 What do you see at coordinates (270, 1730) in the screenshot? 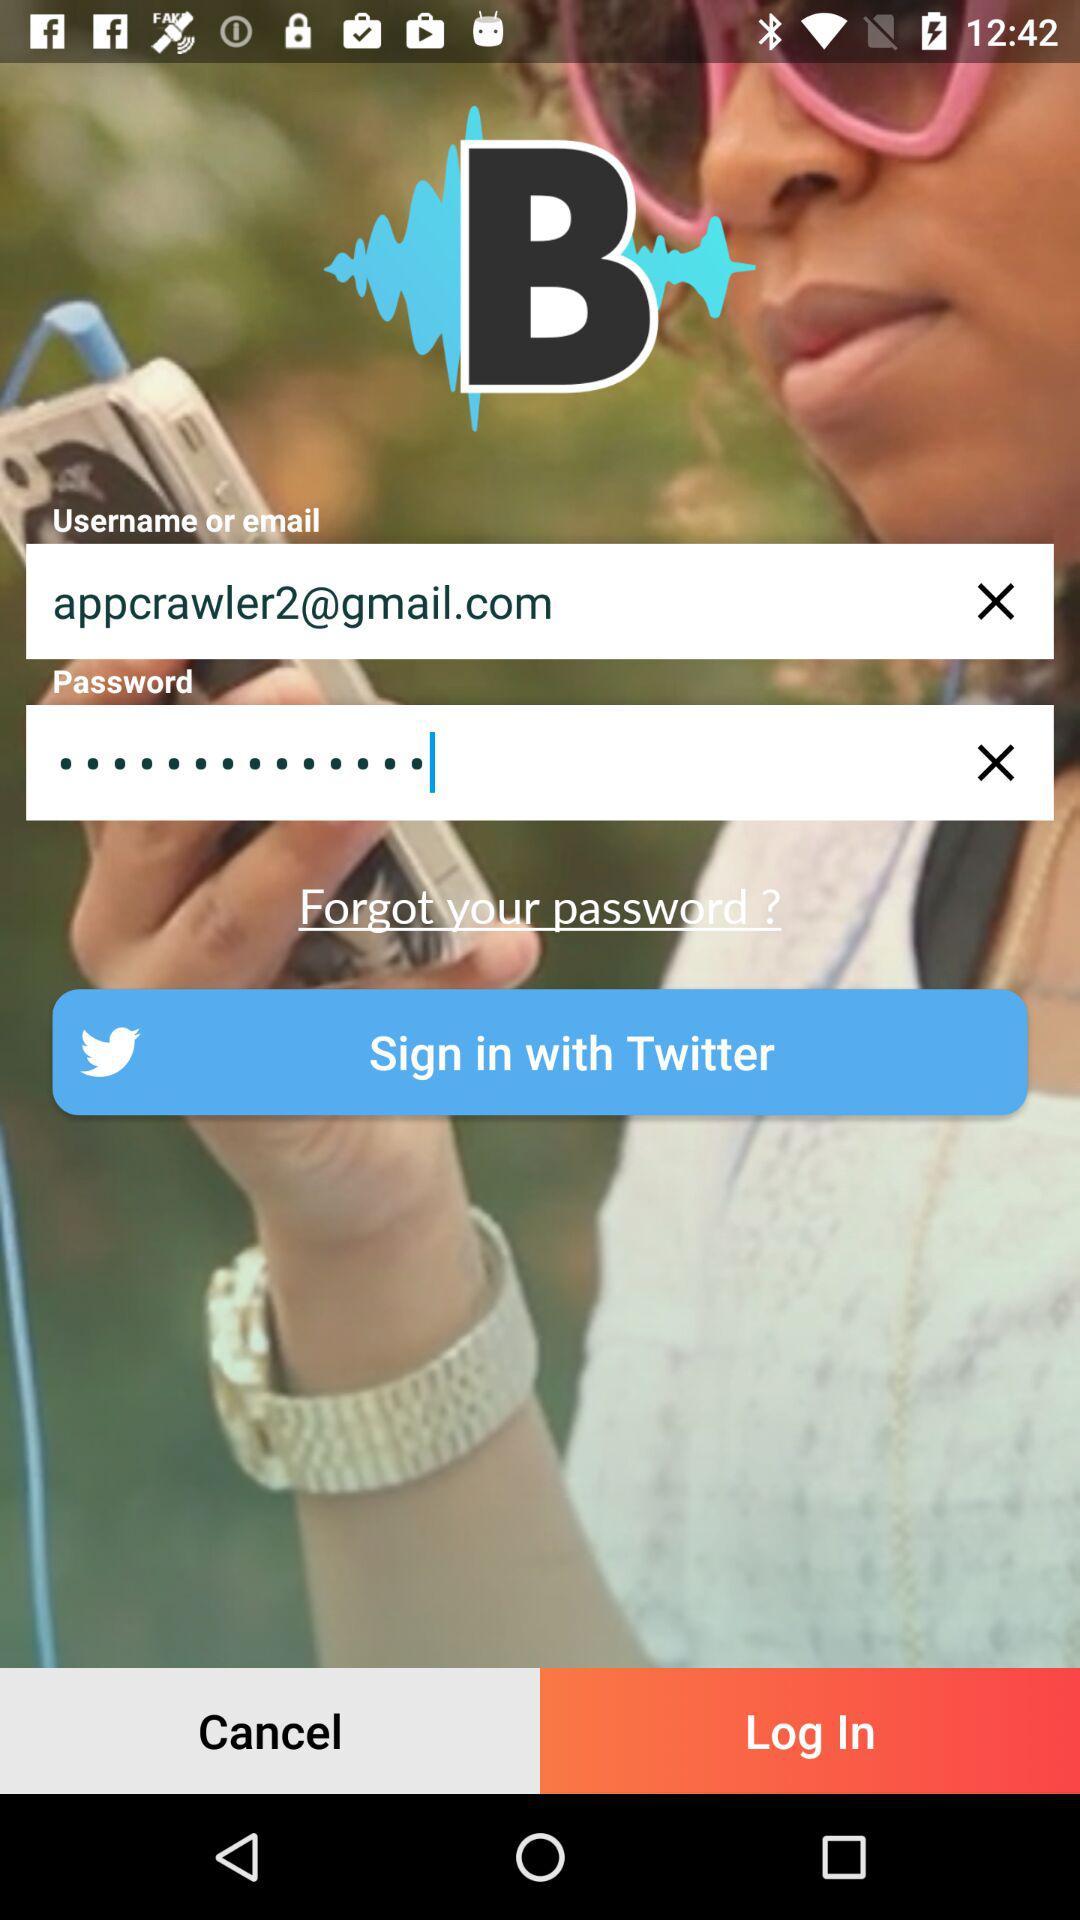
I see `the item next to the log in` at bounding box center [270, 1730].